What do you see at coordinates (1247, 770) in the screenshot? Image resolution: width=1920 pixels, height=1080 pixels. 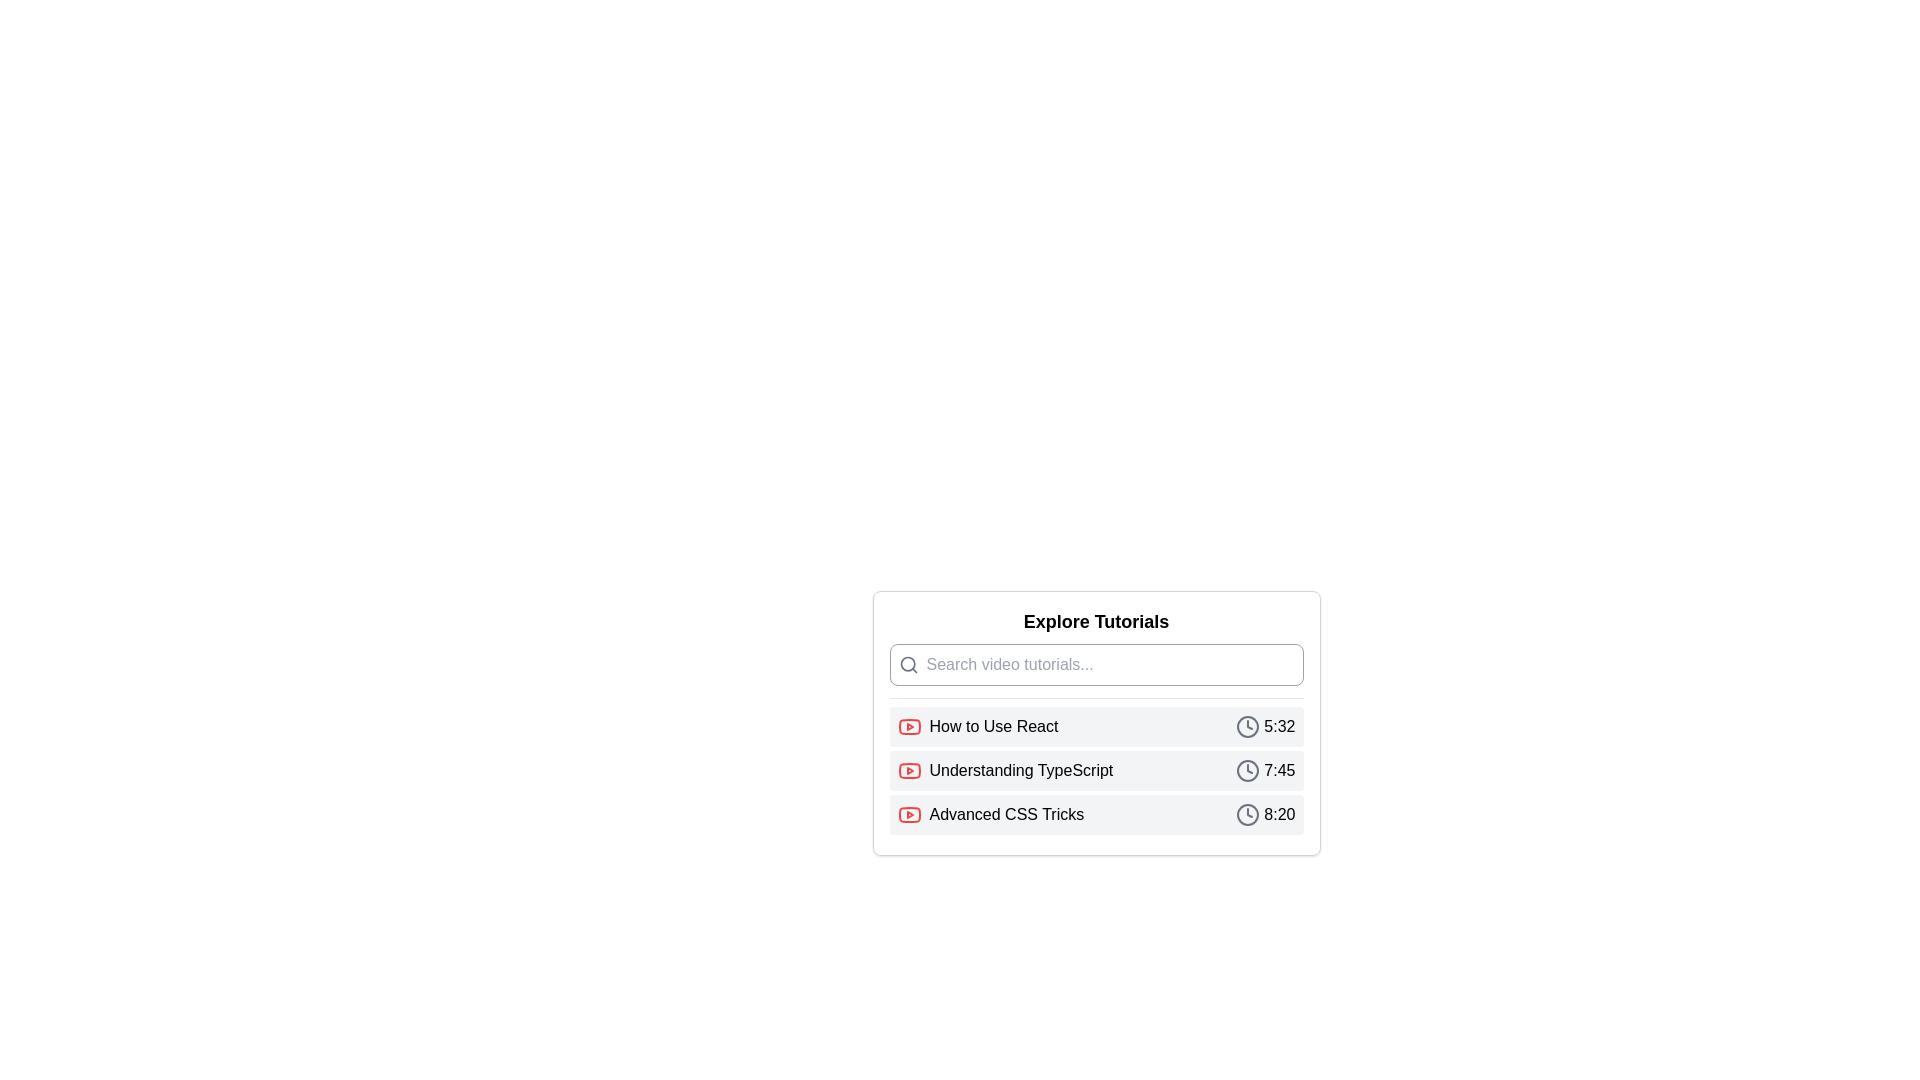 I see `the decorative clock icon located to the left of the time '7:45' in the 'Explore Tutorials' section` at bounding box center [1247, 770].